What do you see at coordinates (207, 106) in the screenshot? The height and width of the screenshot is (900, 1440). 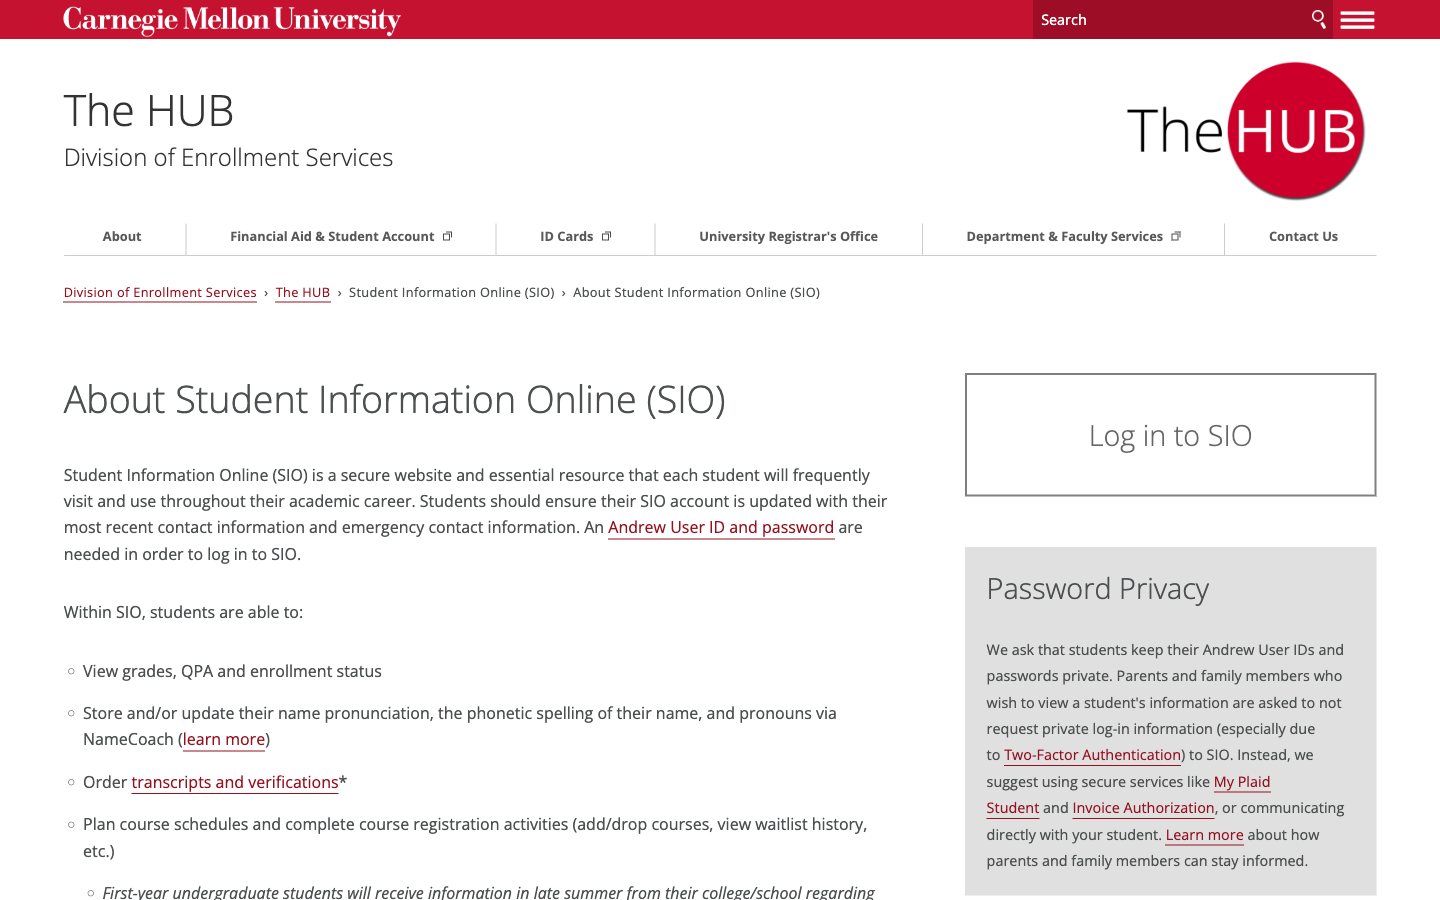 I see `Execute double click on "The Hub` at bounding box center [207, 106].